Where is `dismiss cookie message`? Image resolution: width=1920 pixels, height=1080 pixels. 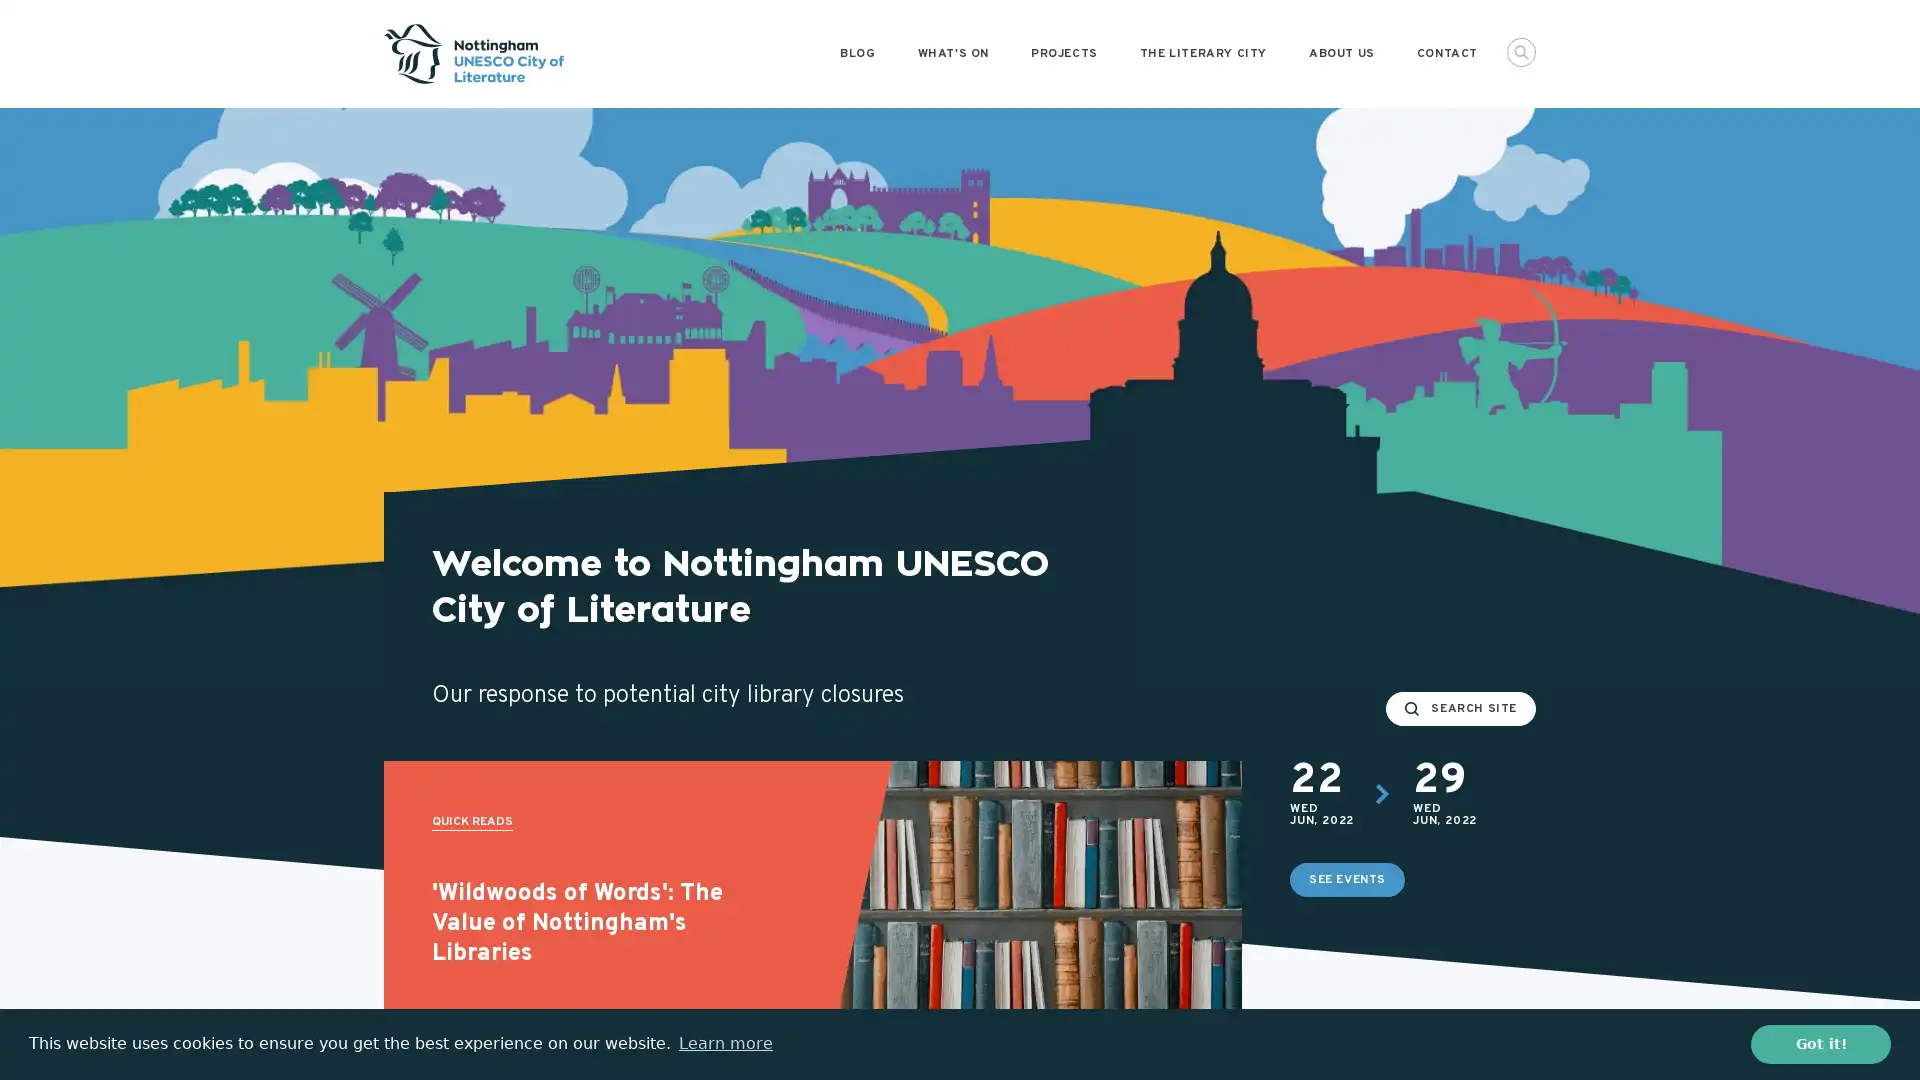
dismiss cookie message is located at coordinates (1820, 1043).